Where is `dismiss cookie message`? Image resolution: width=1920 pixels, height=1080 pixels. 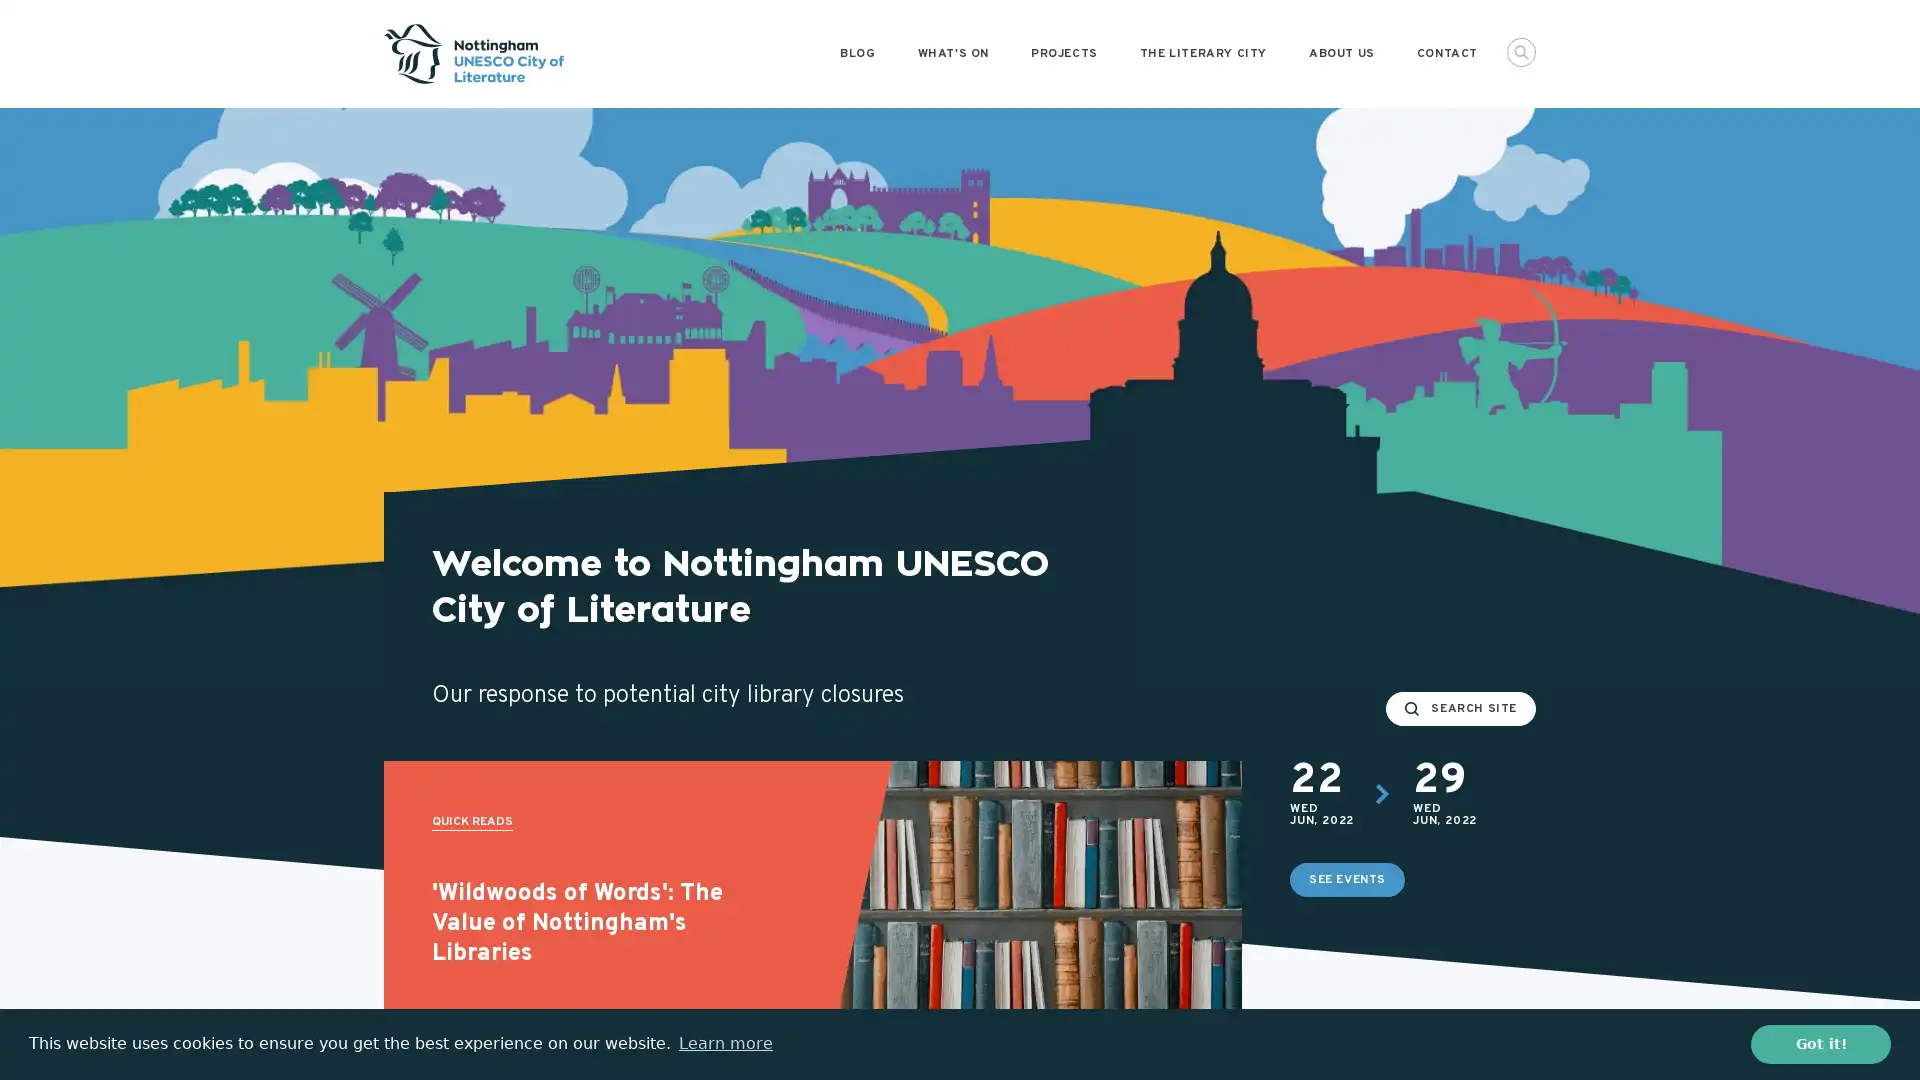
dismiss cookie message is located at coordinates (1820, 1043).